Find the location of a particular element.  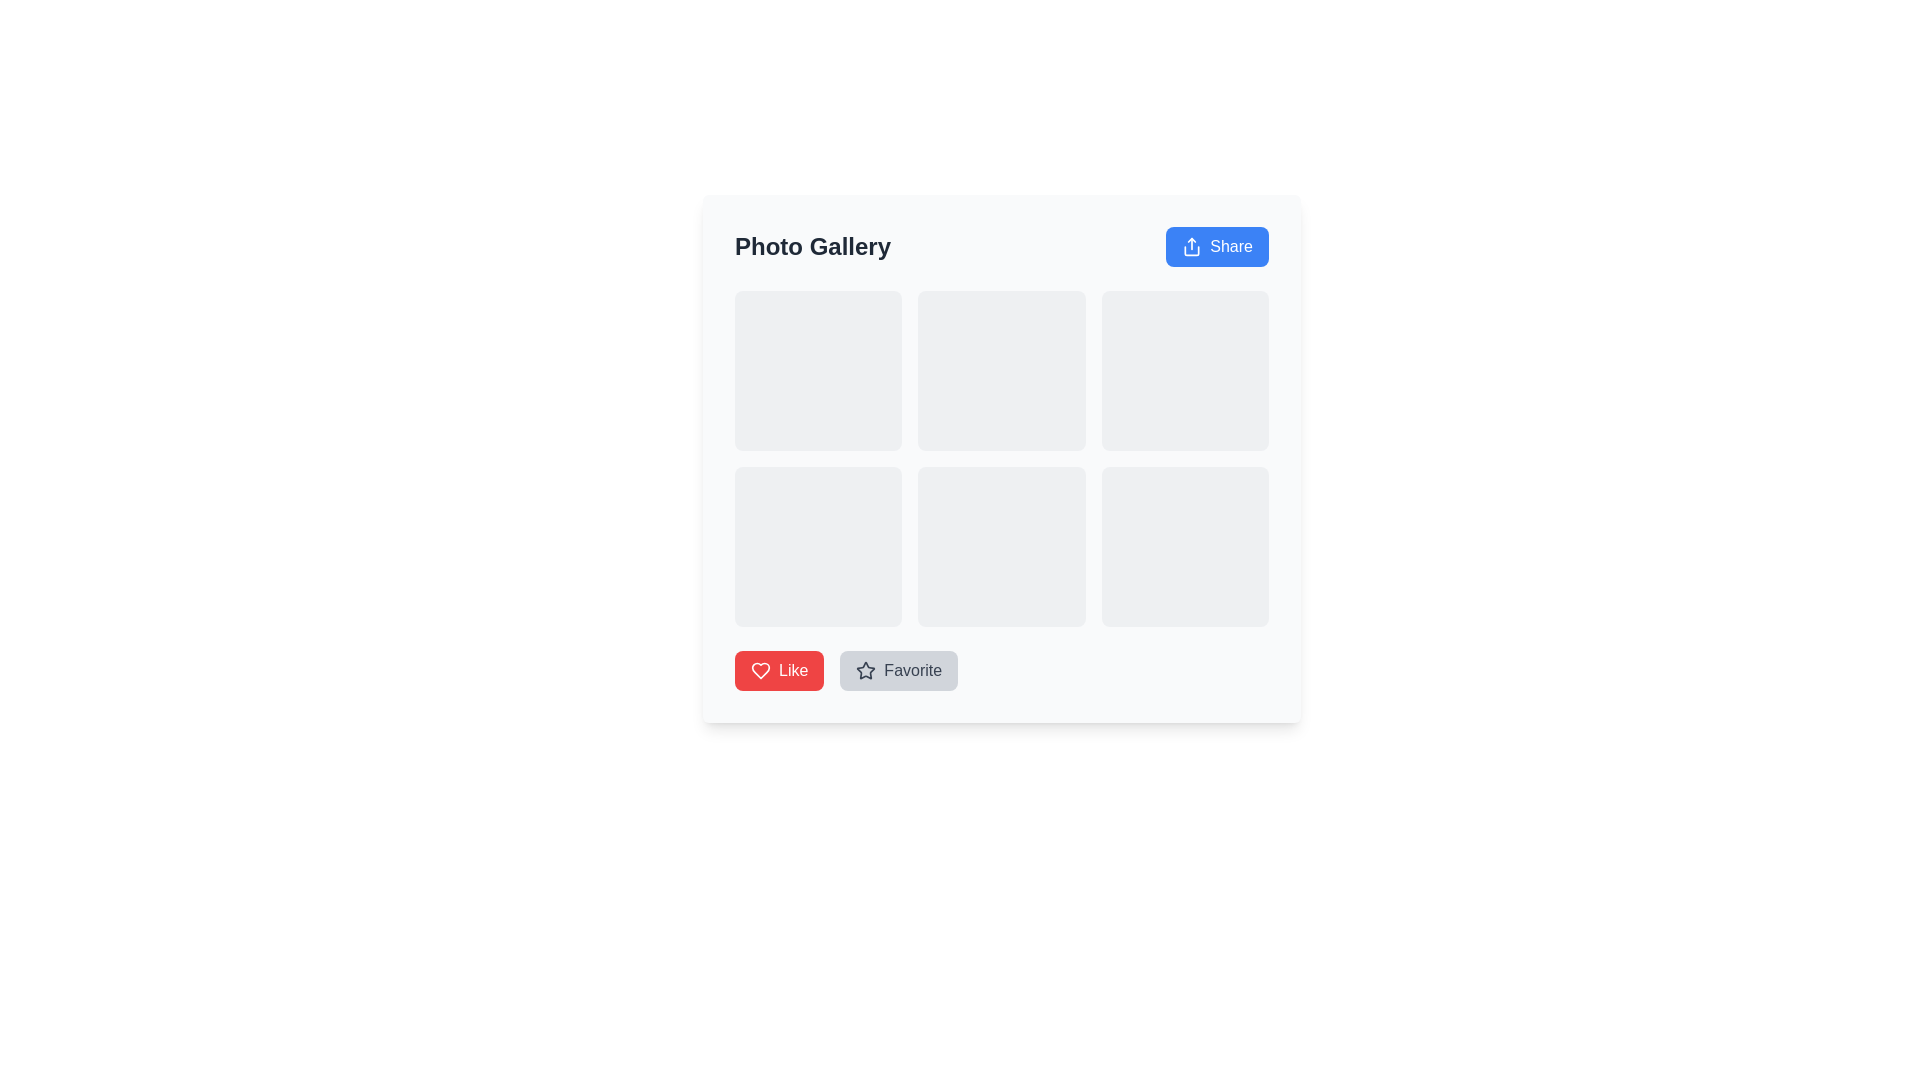

the star-shaped icon located within the 'Favorite' button, which is positioned towards the lower-right corner of the interface next to the 'Like' button is located at coordinates (866, 671).